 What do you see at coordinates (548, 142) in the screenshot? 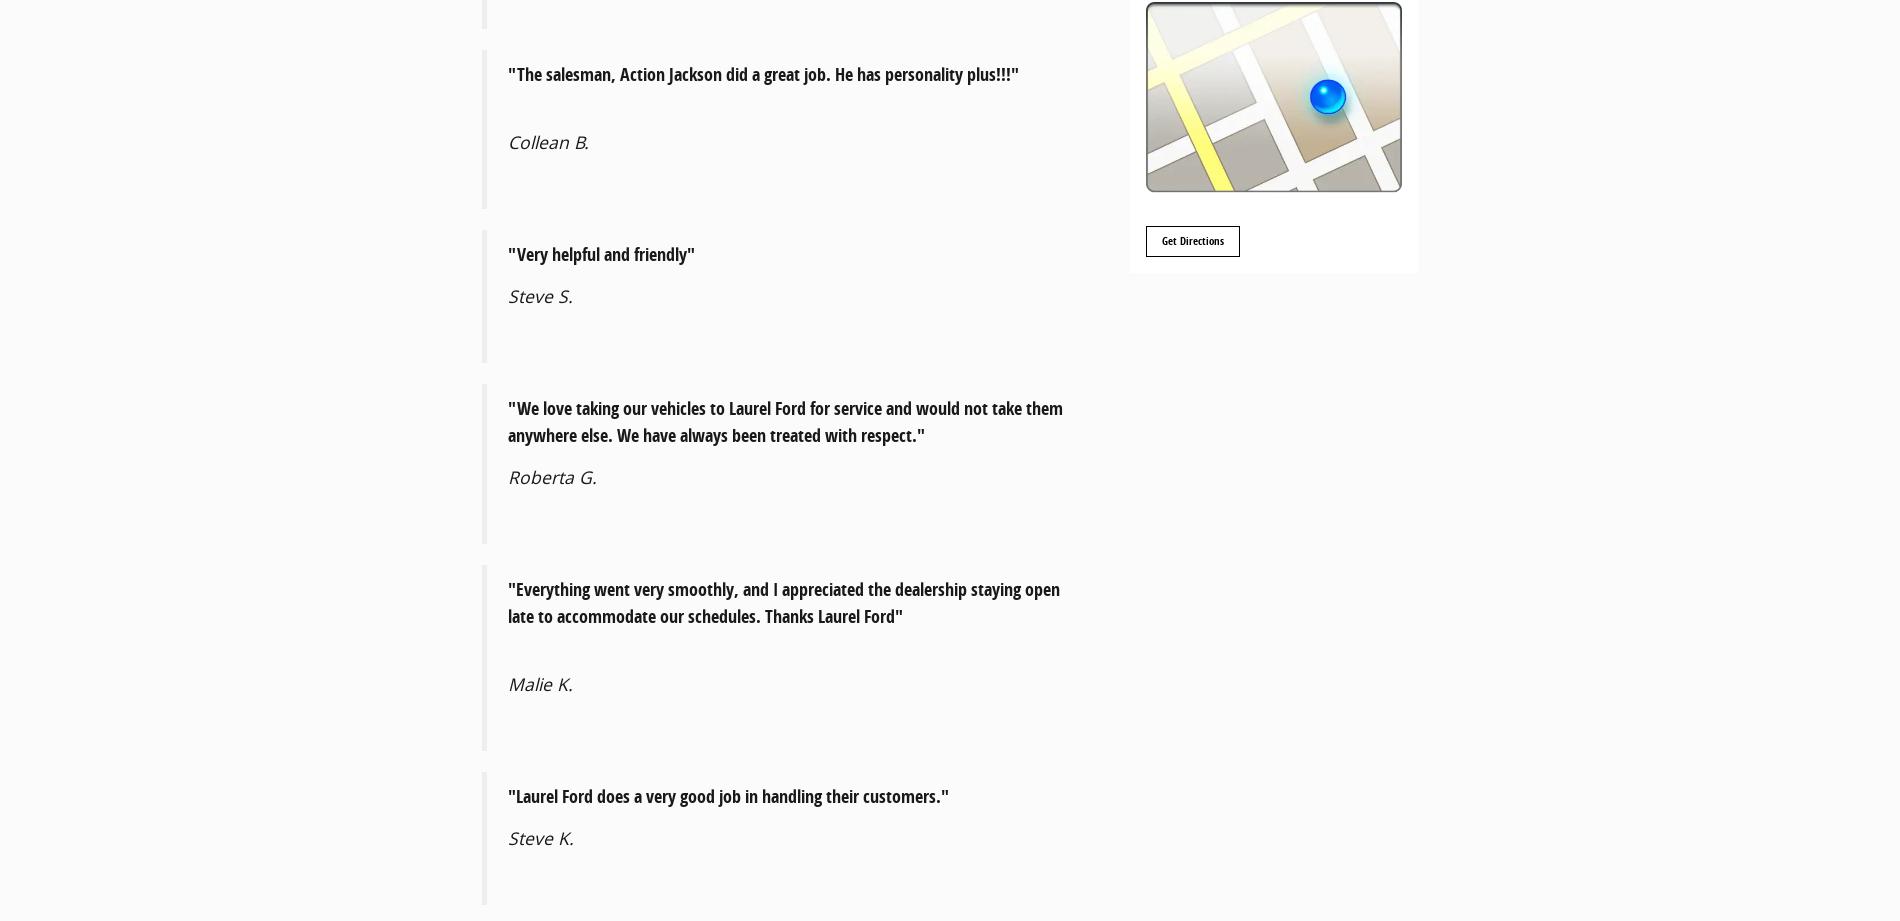
I see `'Collean 
B.'` at bounding box center [548, 142].